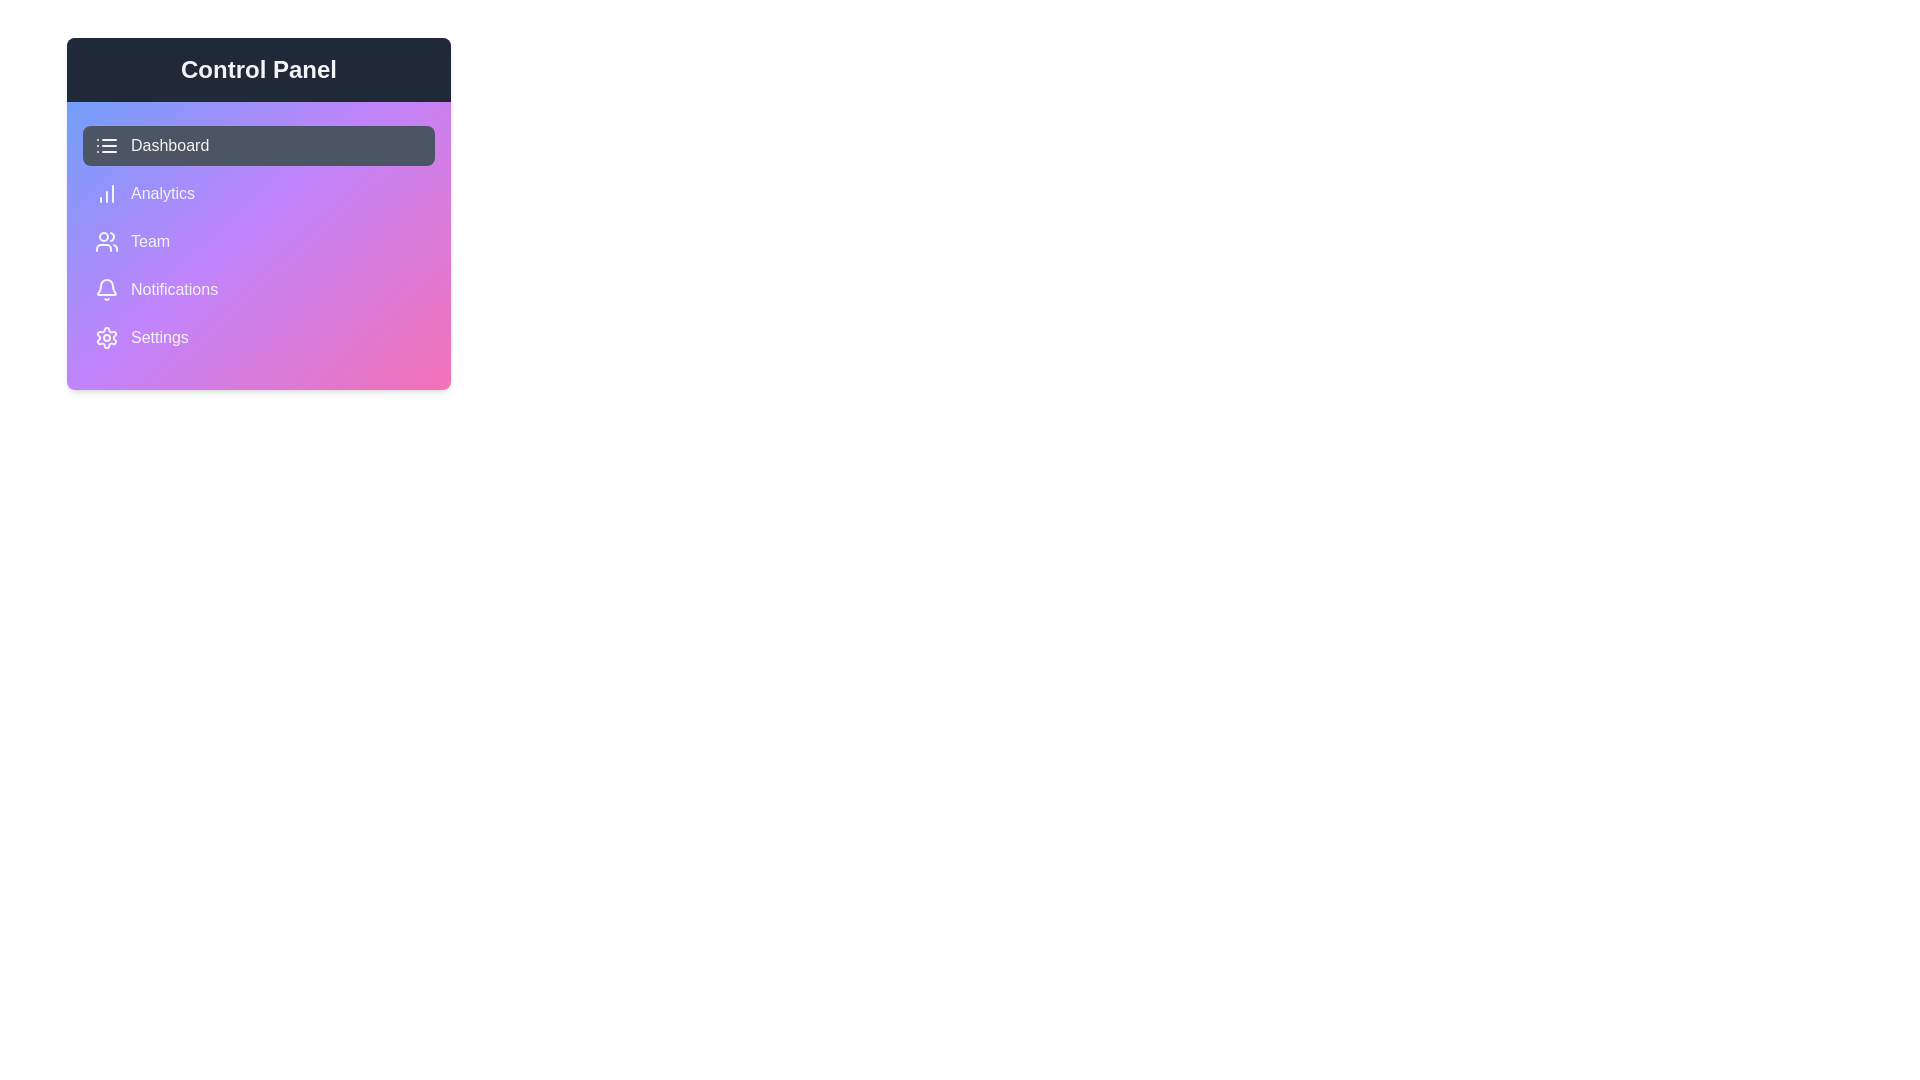  Describe the element at coordinates (170, 145) in the screenshot. I see `the 'Dashboard' text label located within the first entry of a vertical navigation menu in the left-aligned control panel` at that location.